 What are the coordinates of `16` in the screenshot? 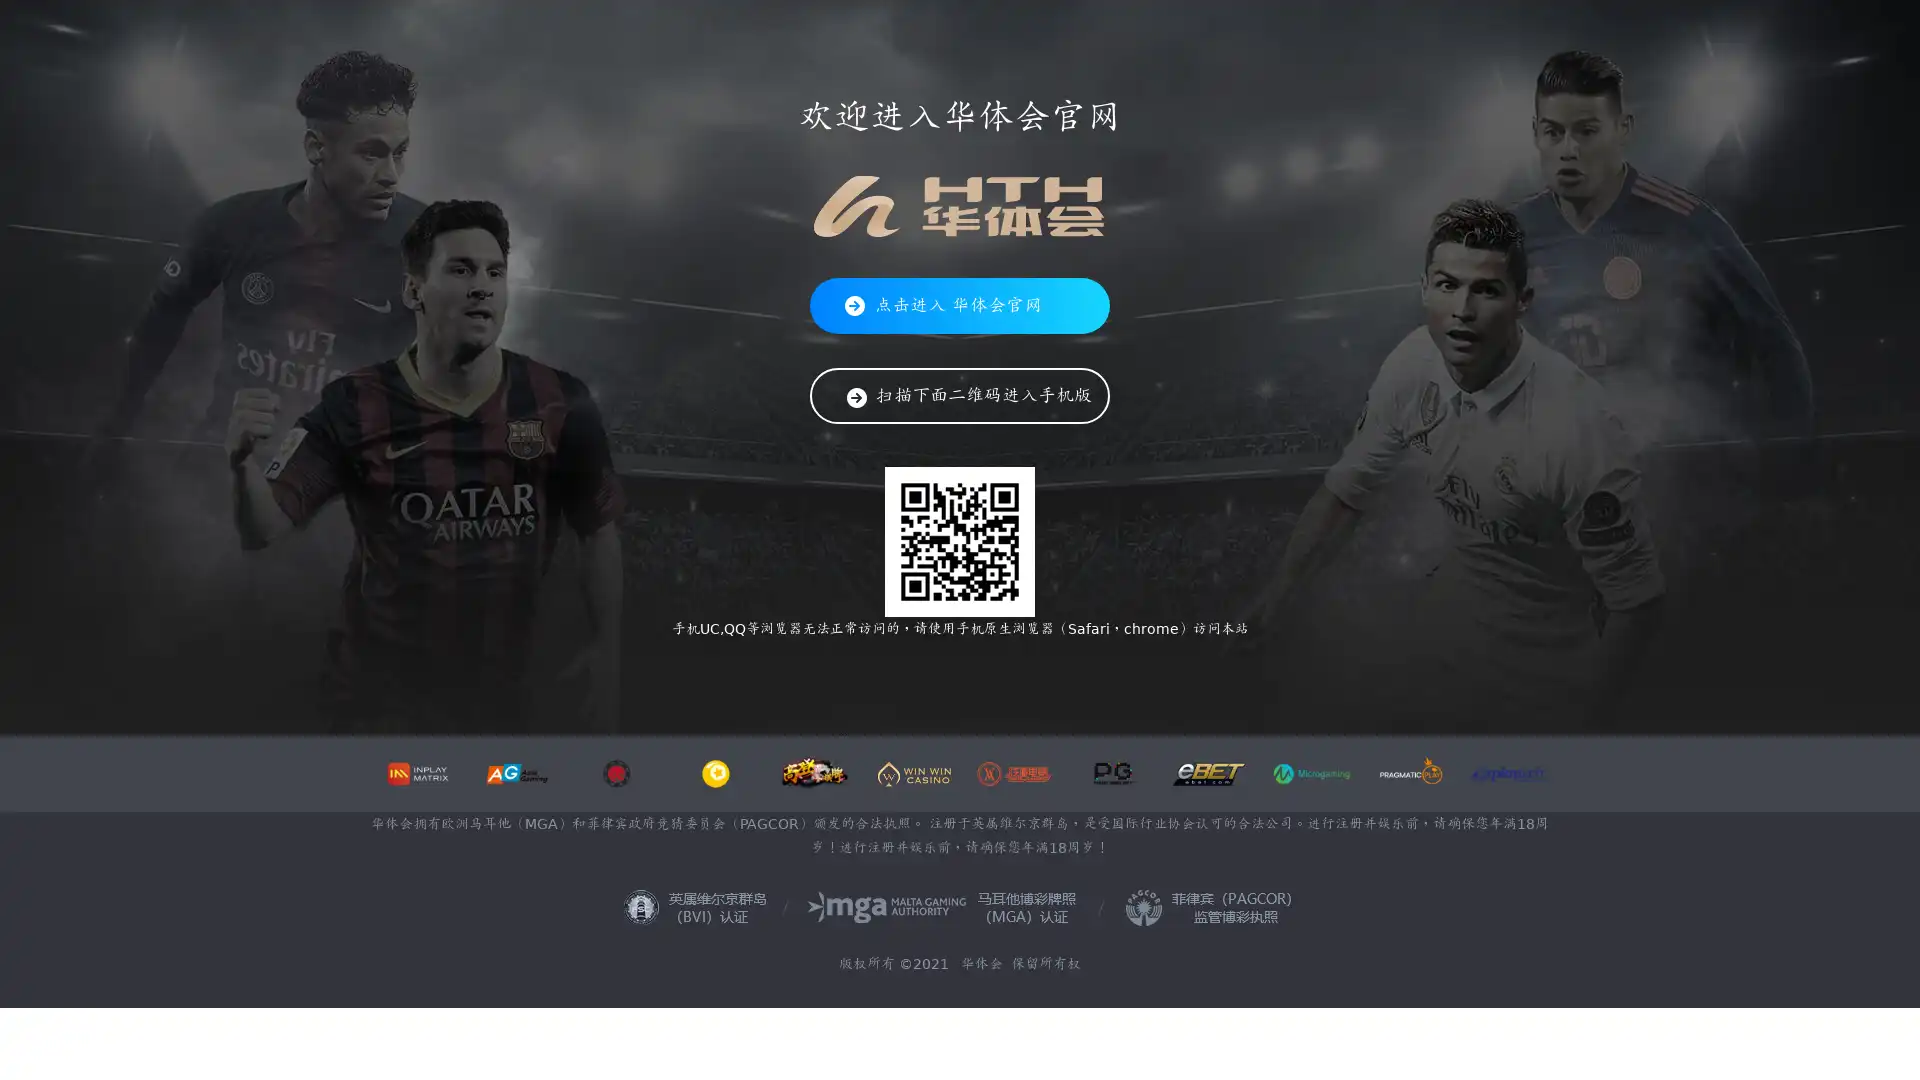 It's located at (1129, 666).